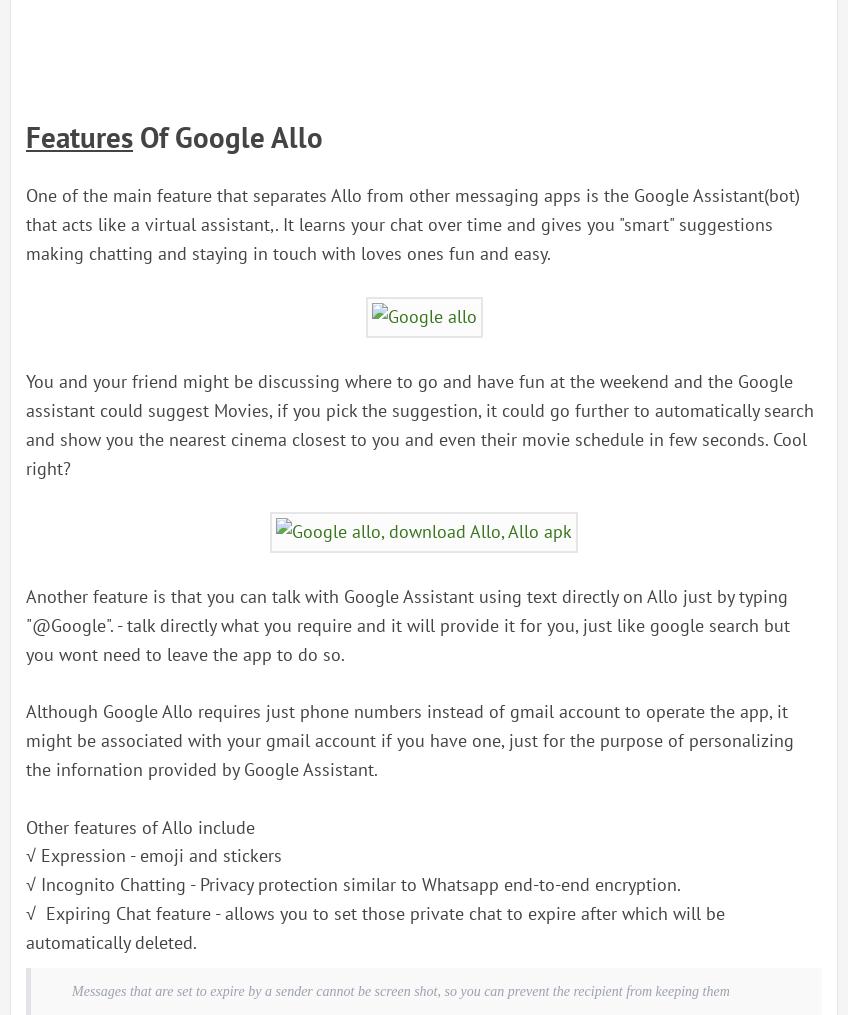 The height and width of the screenshot is (1015, 848). Describe the element at coordinates (139, 826) in the screenshot. I see `'Other features of Allo include'` at that location.